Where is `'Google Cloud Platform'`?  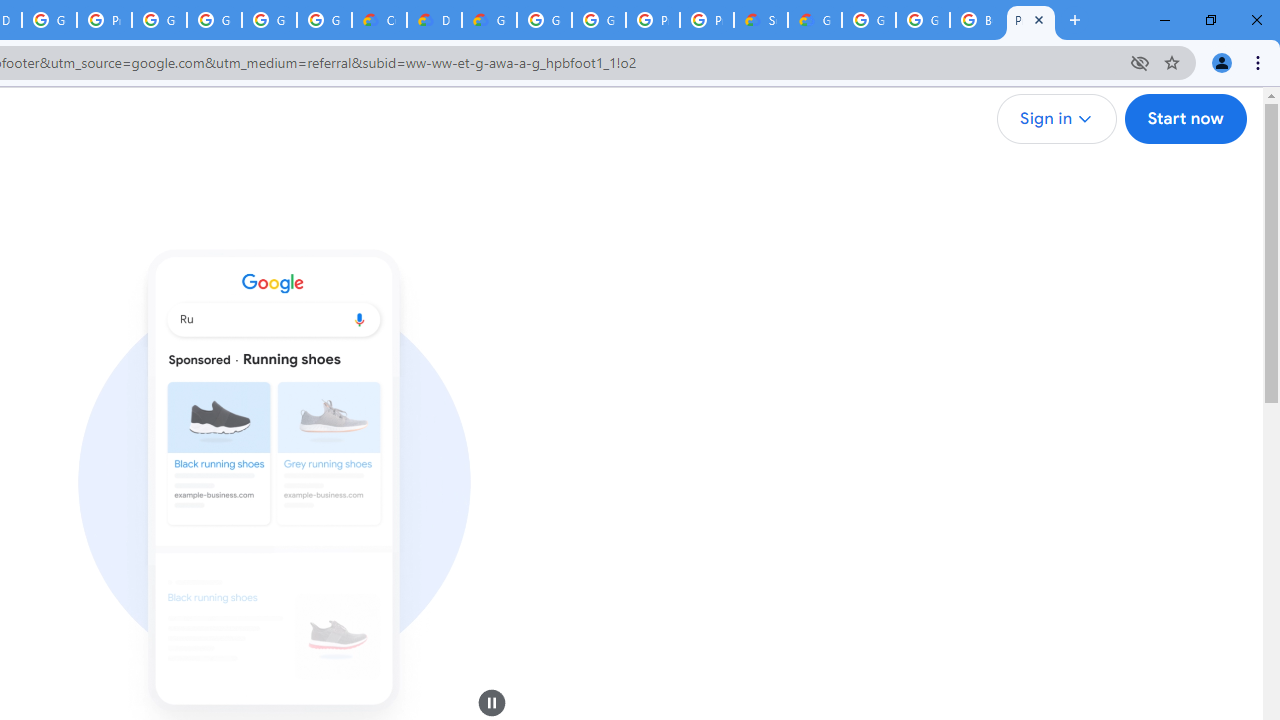 'Google Cloud Platform' is located at coordinates (869, 20).